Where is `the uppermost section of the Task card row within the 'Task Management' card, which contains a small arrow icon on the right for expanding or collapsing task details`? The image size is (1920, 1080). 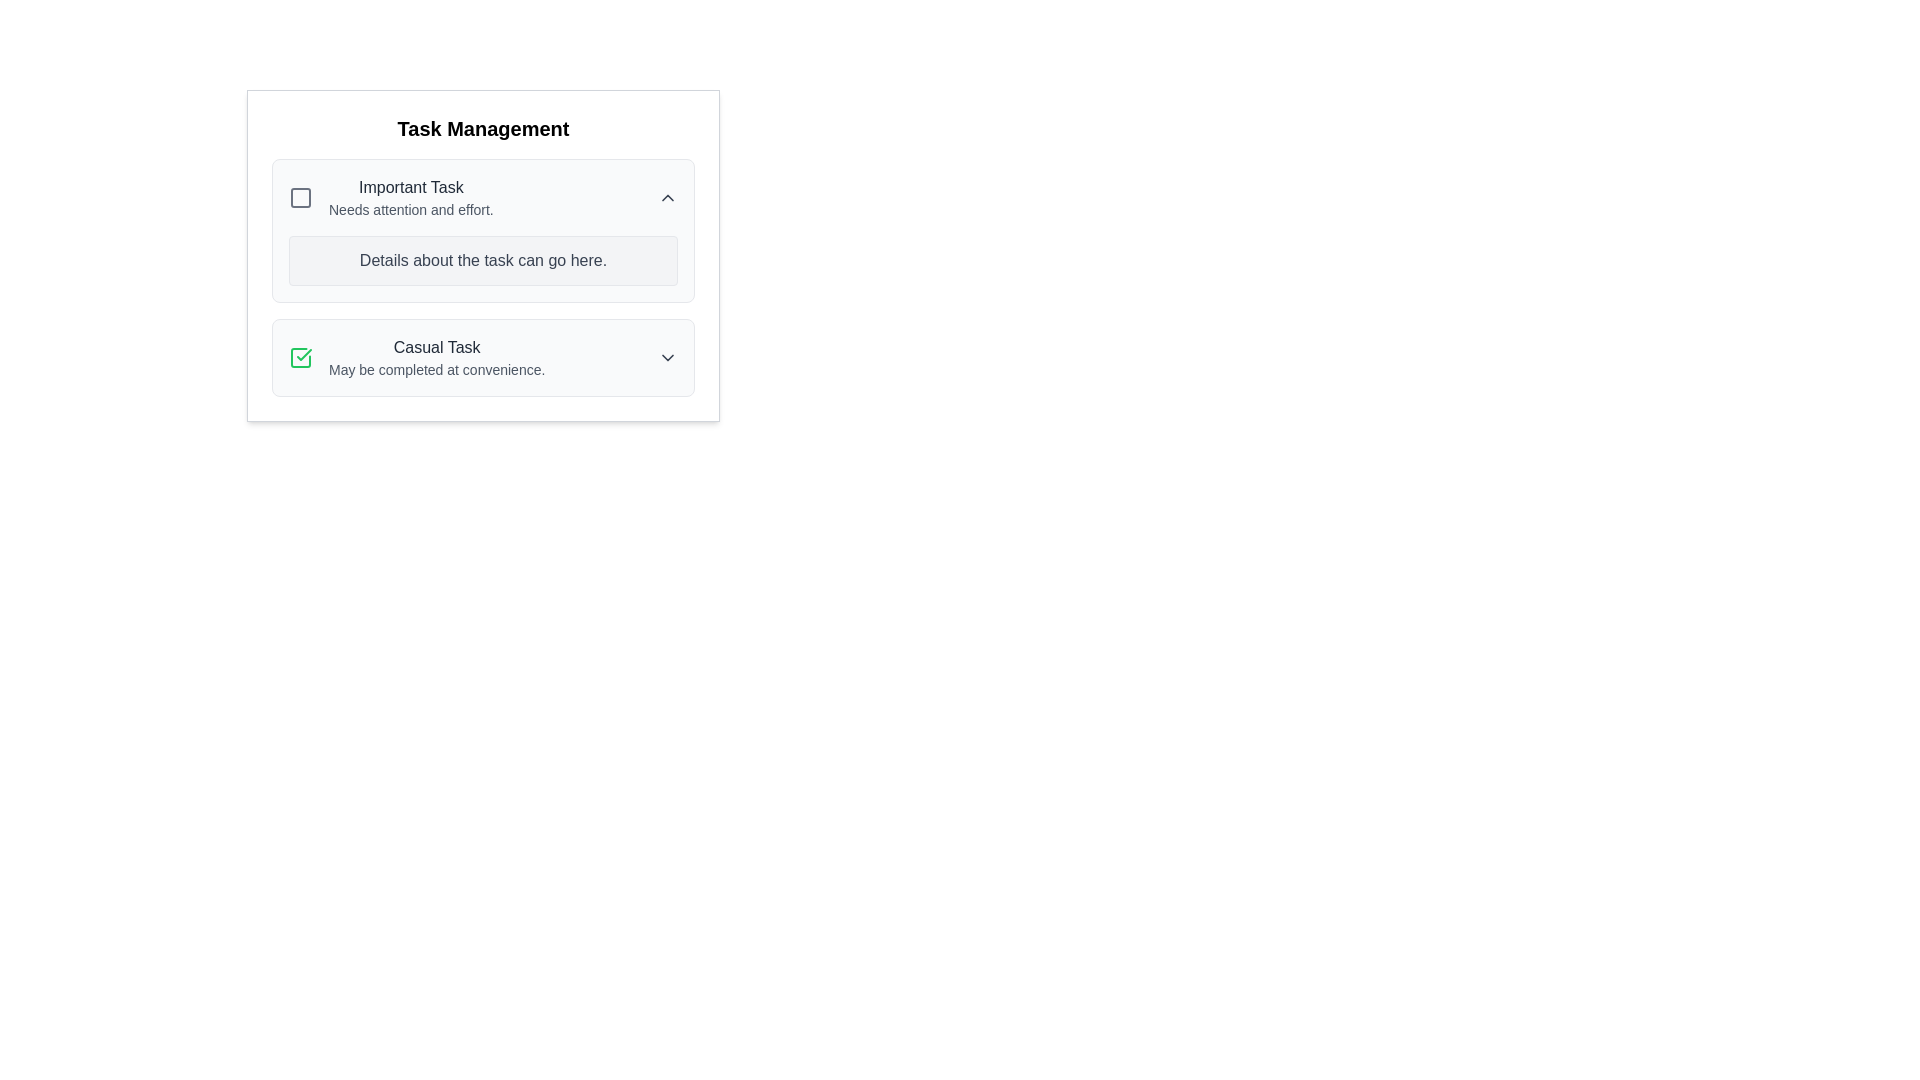
the uppermost section of the Task card row within the 'Task Management' card, which contains a small arrow icon on the right for expanding or collapsing task details is located at coordinates (483, 197).